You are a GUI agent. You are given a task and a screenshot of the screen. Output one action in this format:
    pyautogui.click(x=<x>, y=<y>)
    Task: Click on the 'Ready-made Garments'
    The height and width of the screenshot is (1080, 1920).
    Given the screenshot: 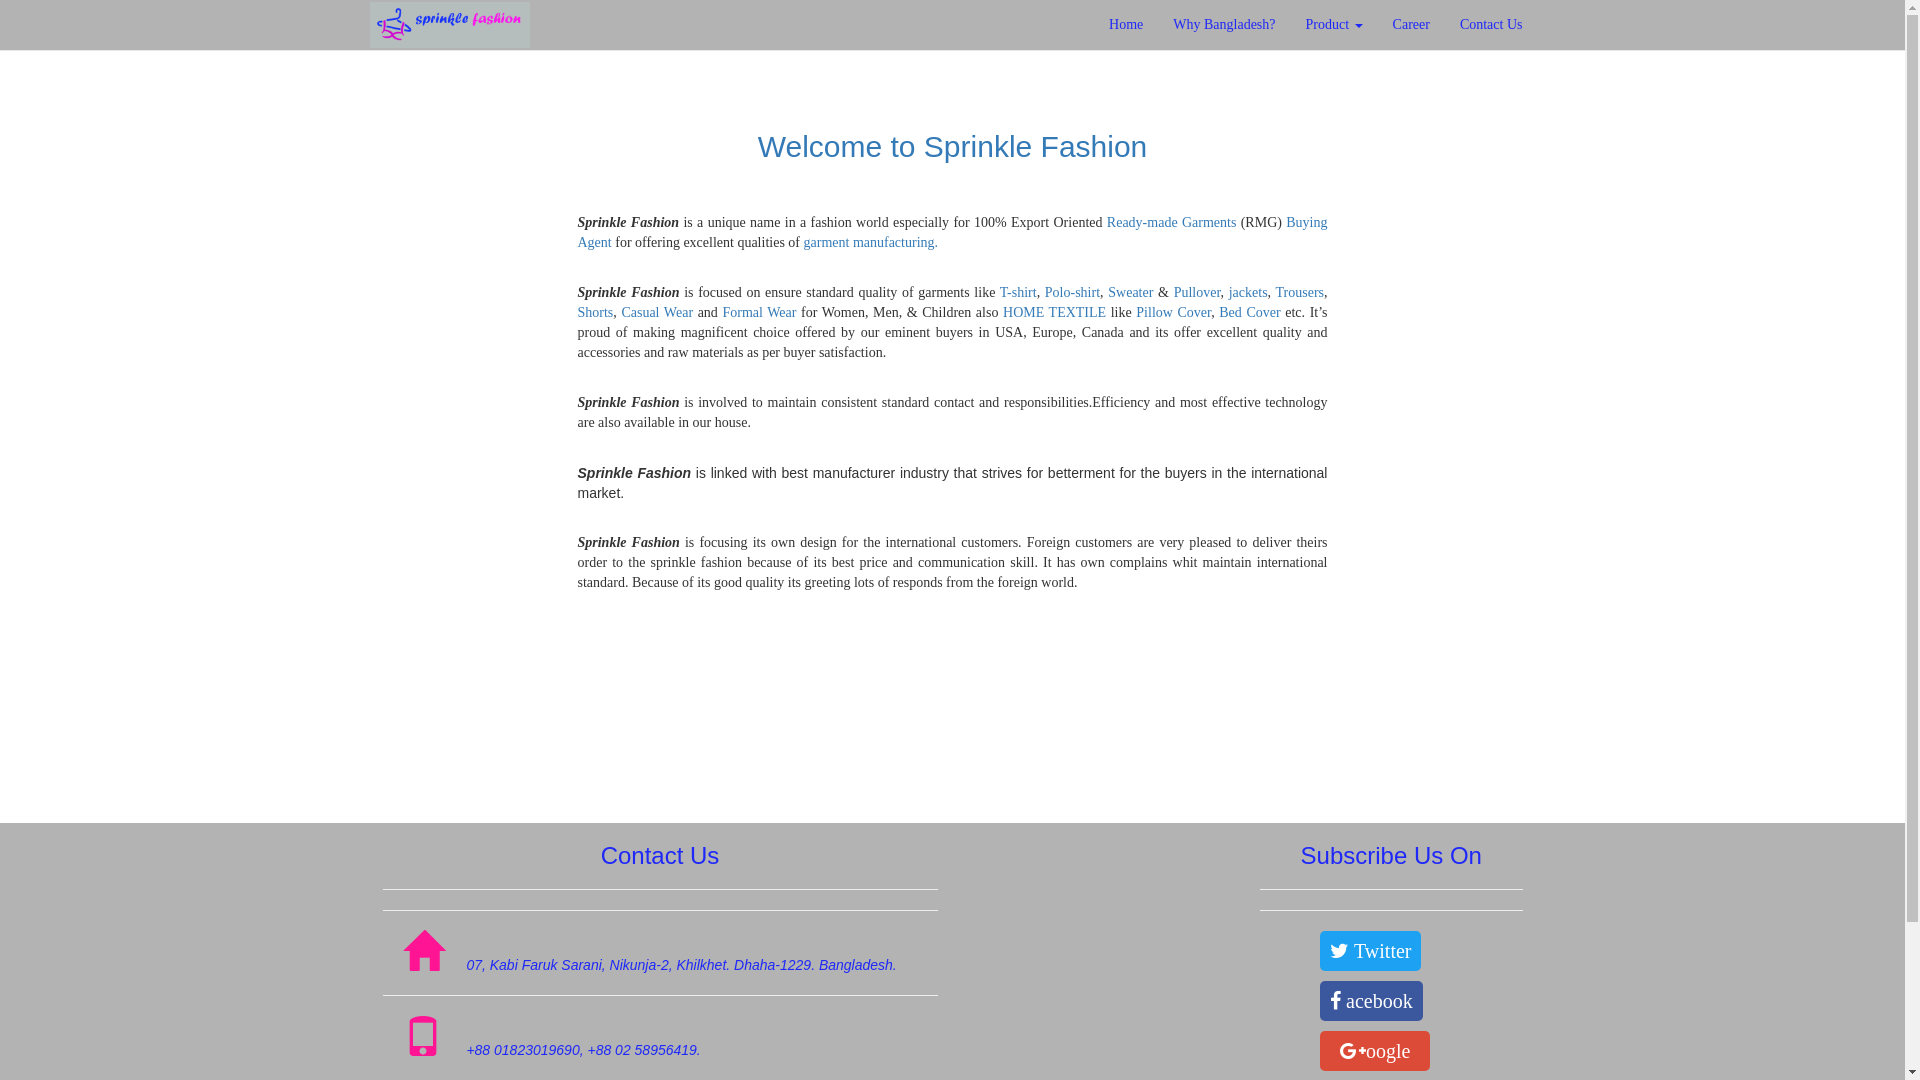 What is the action you would take?
    pyautogui.click(x=1171, y=222)
    